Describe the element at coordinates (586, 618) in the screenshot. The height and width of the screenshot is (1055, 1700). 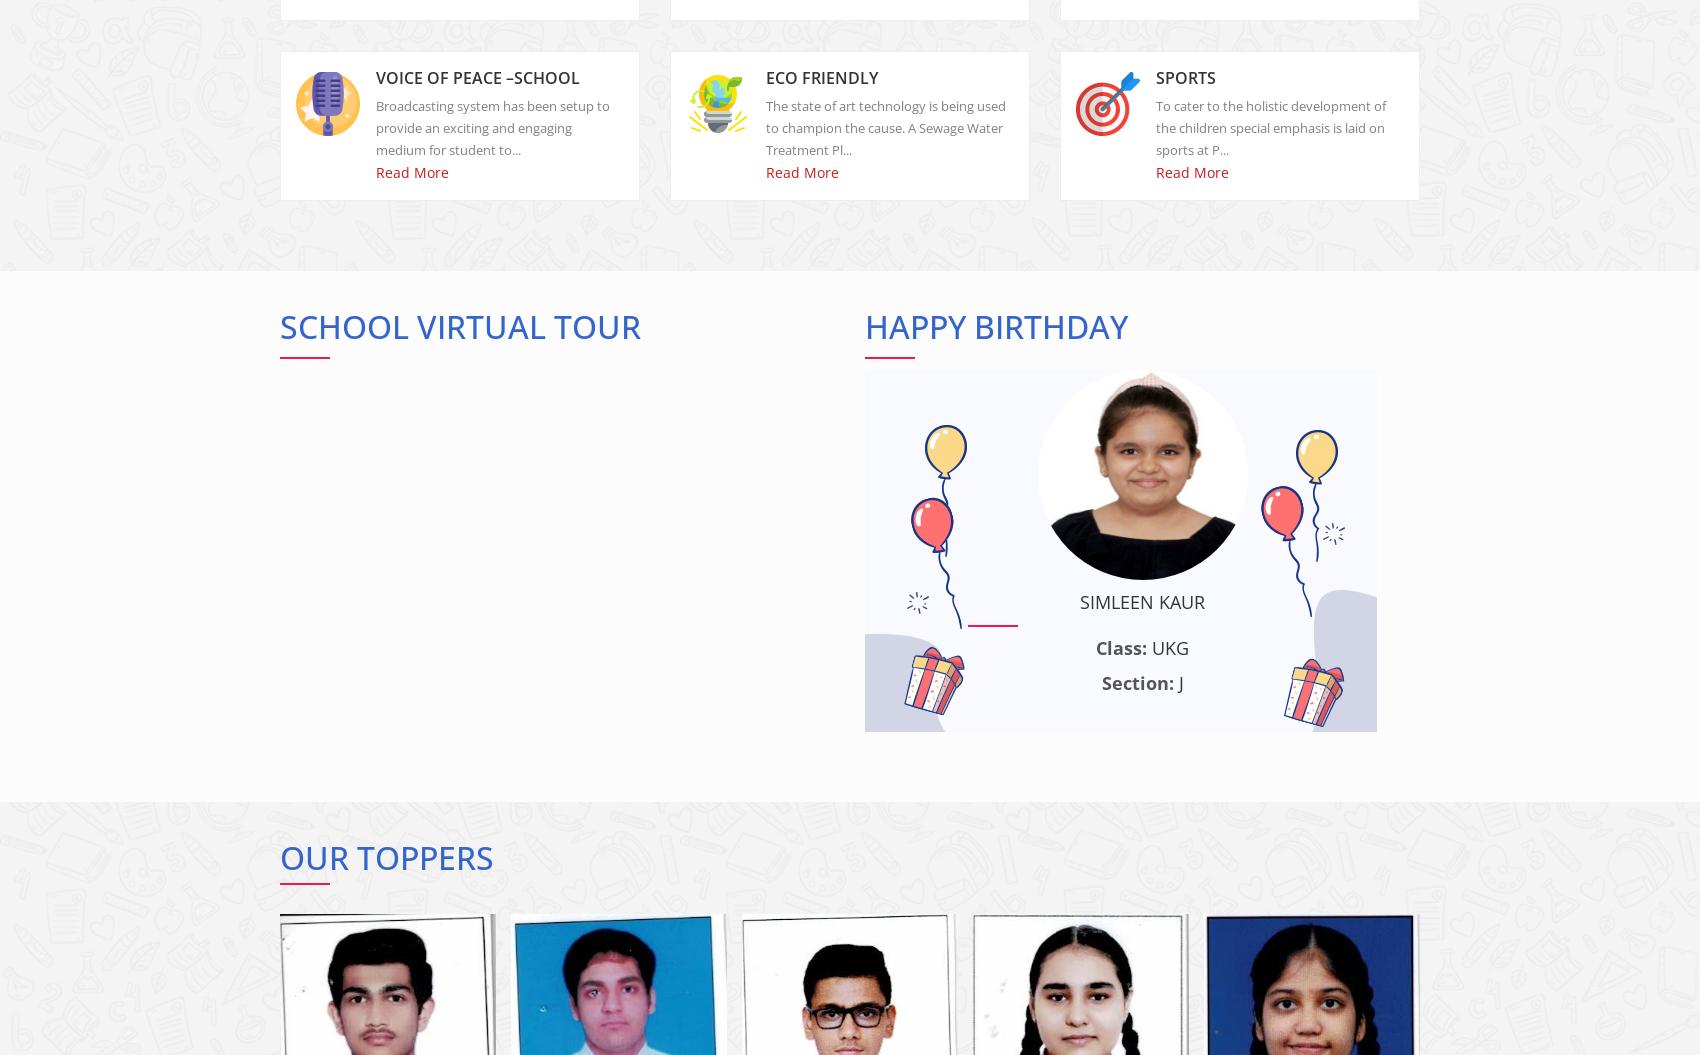
I see `'BALREET KAUR'` at that location.